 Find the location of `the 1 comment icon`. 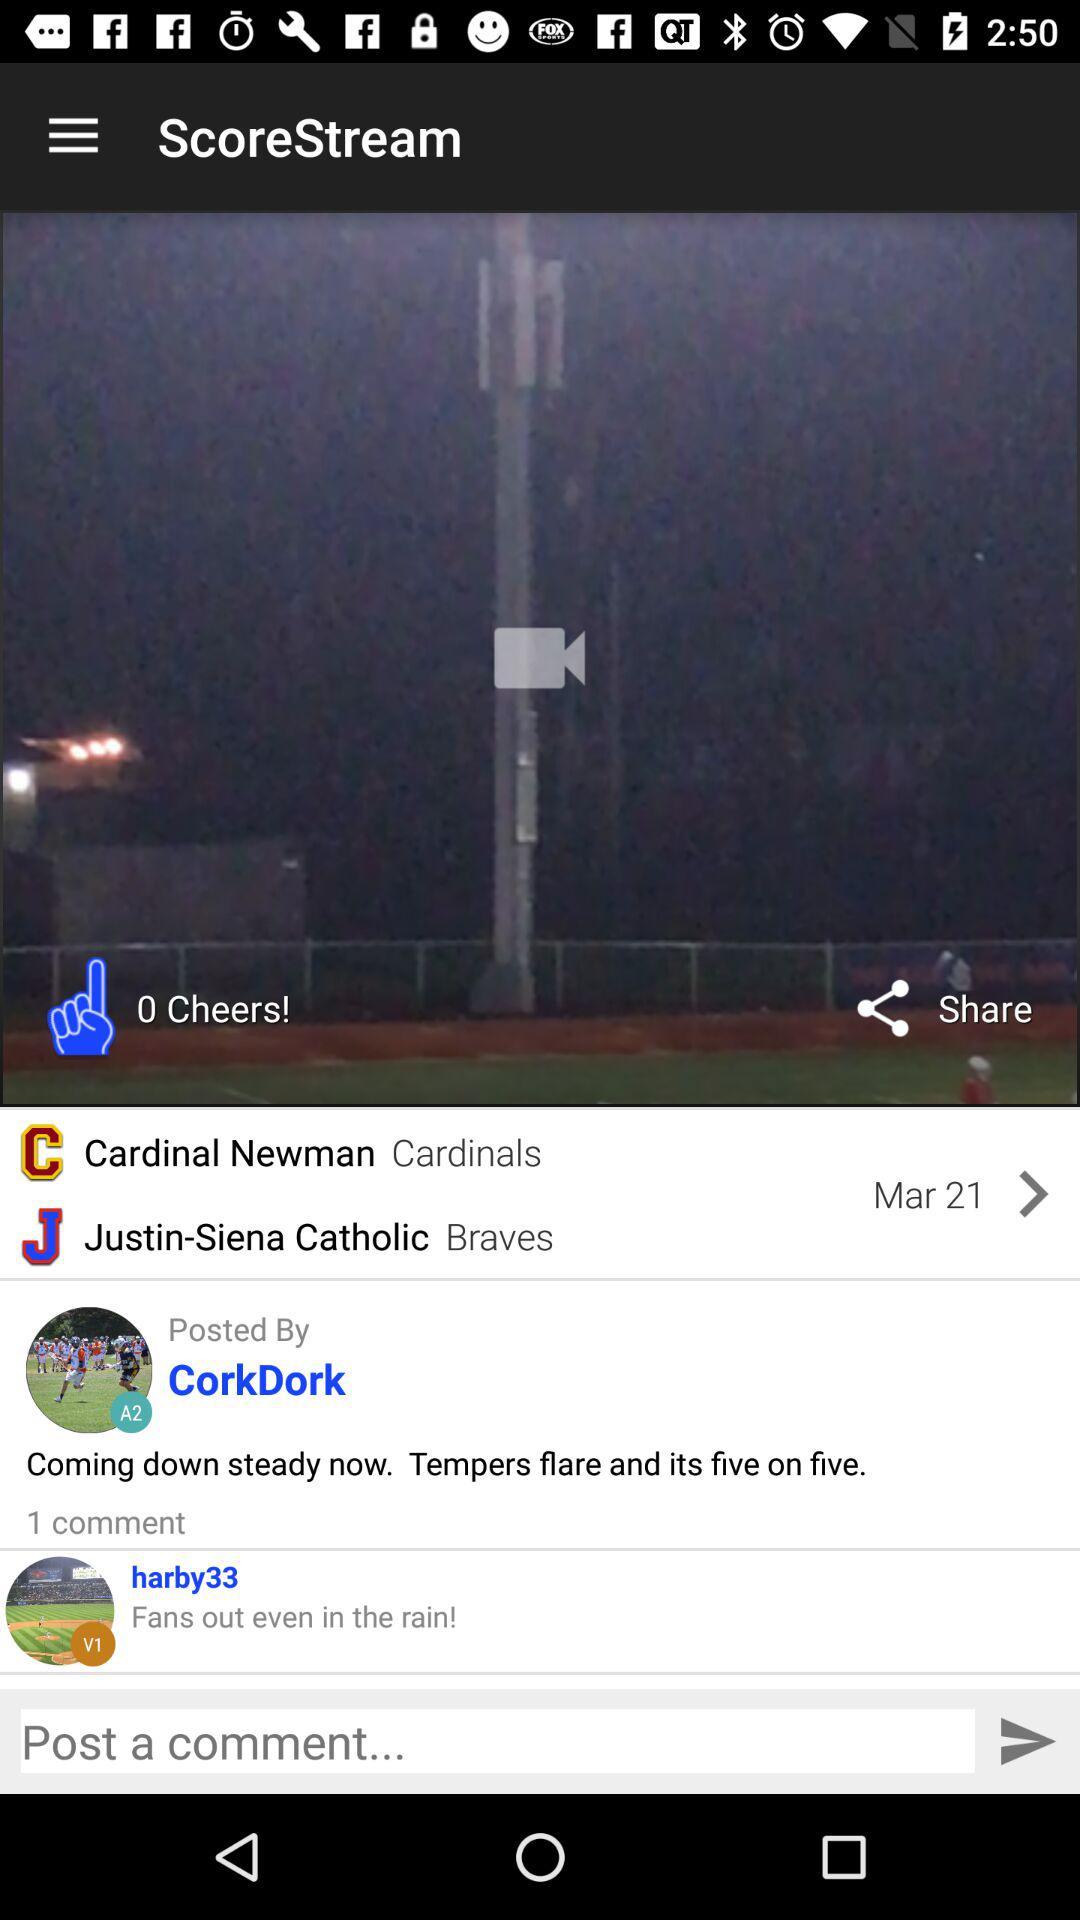

the 1 comment icon is located at coordinates (106, 1520).